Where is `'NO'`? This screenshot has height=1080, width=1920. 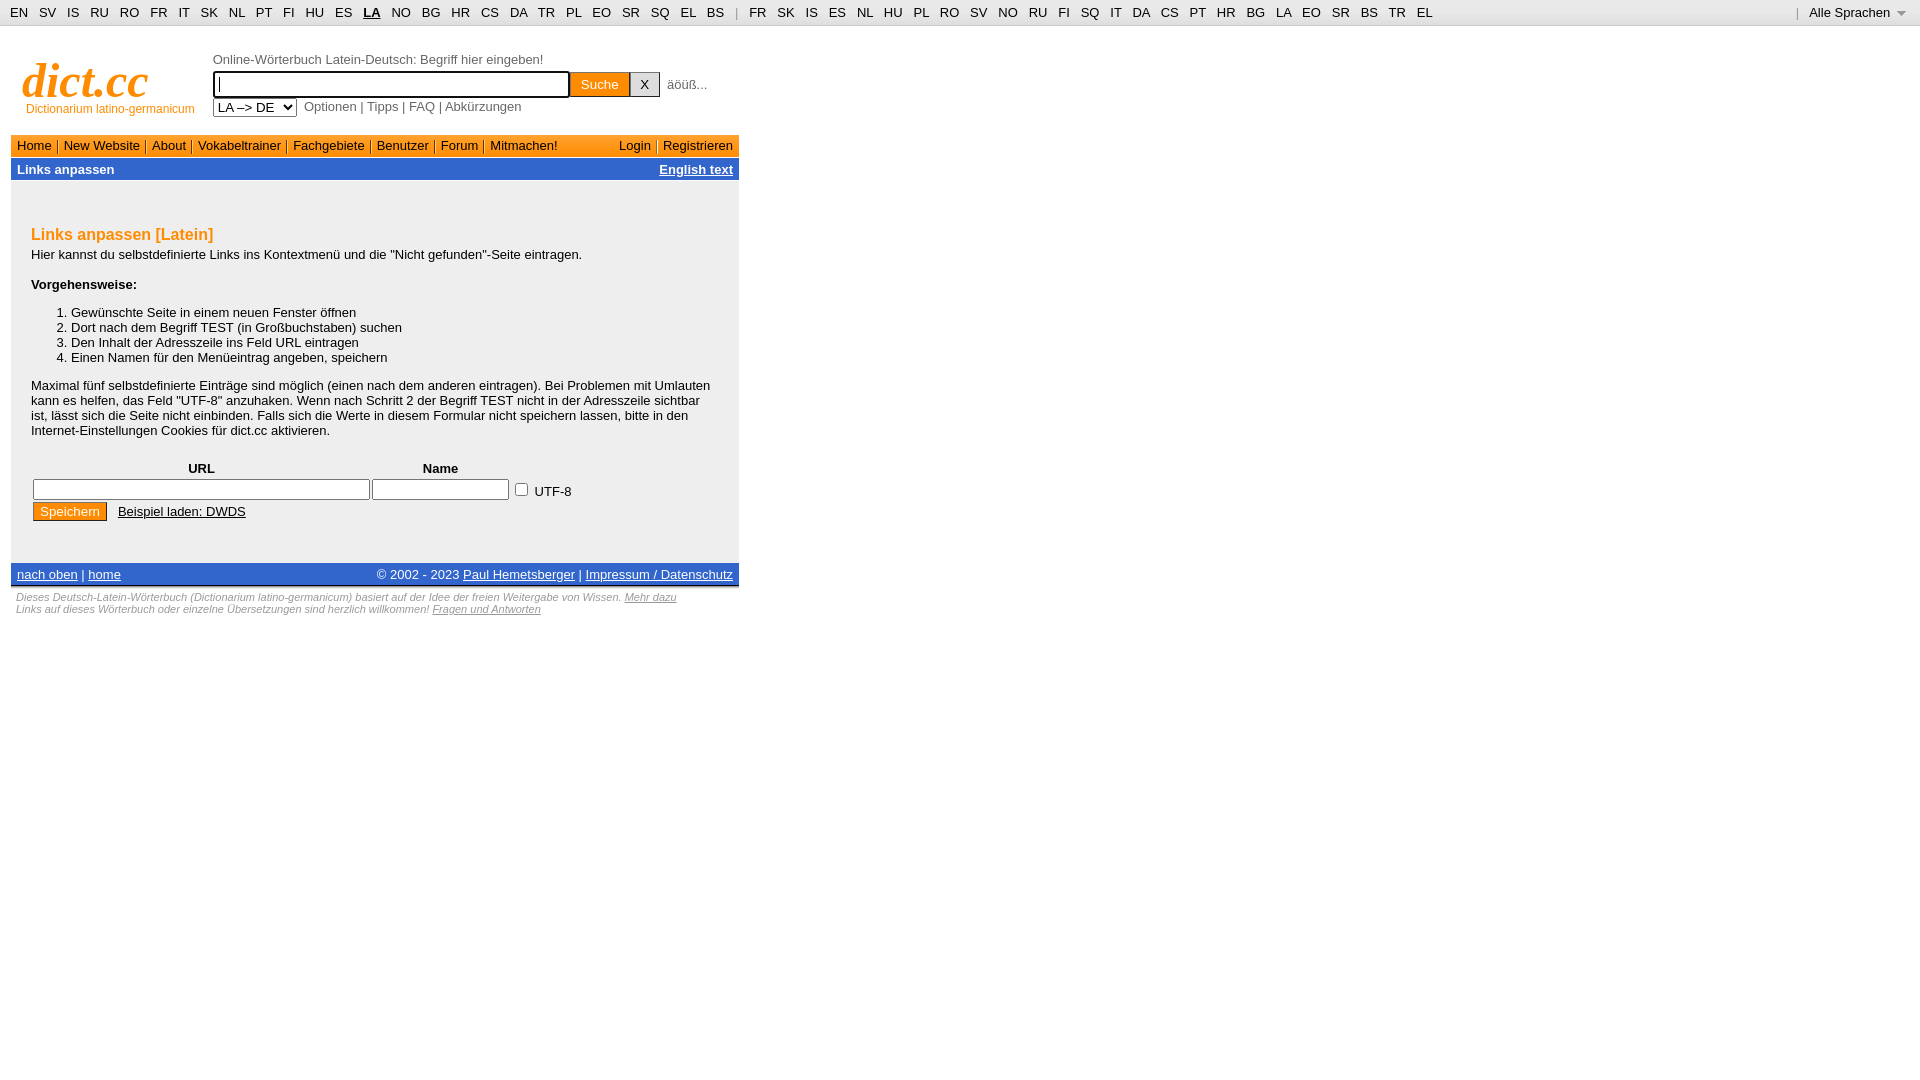 'NO' is located at coordinates (1008, 12).